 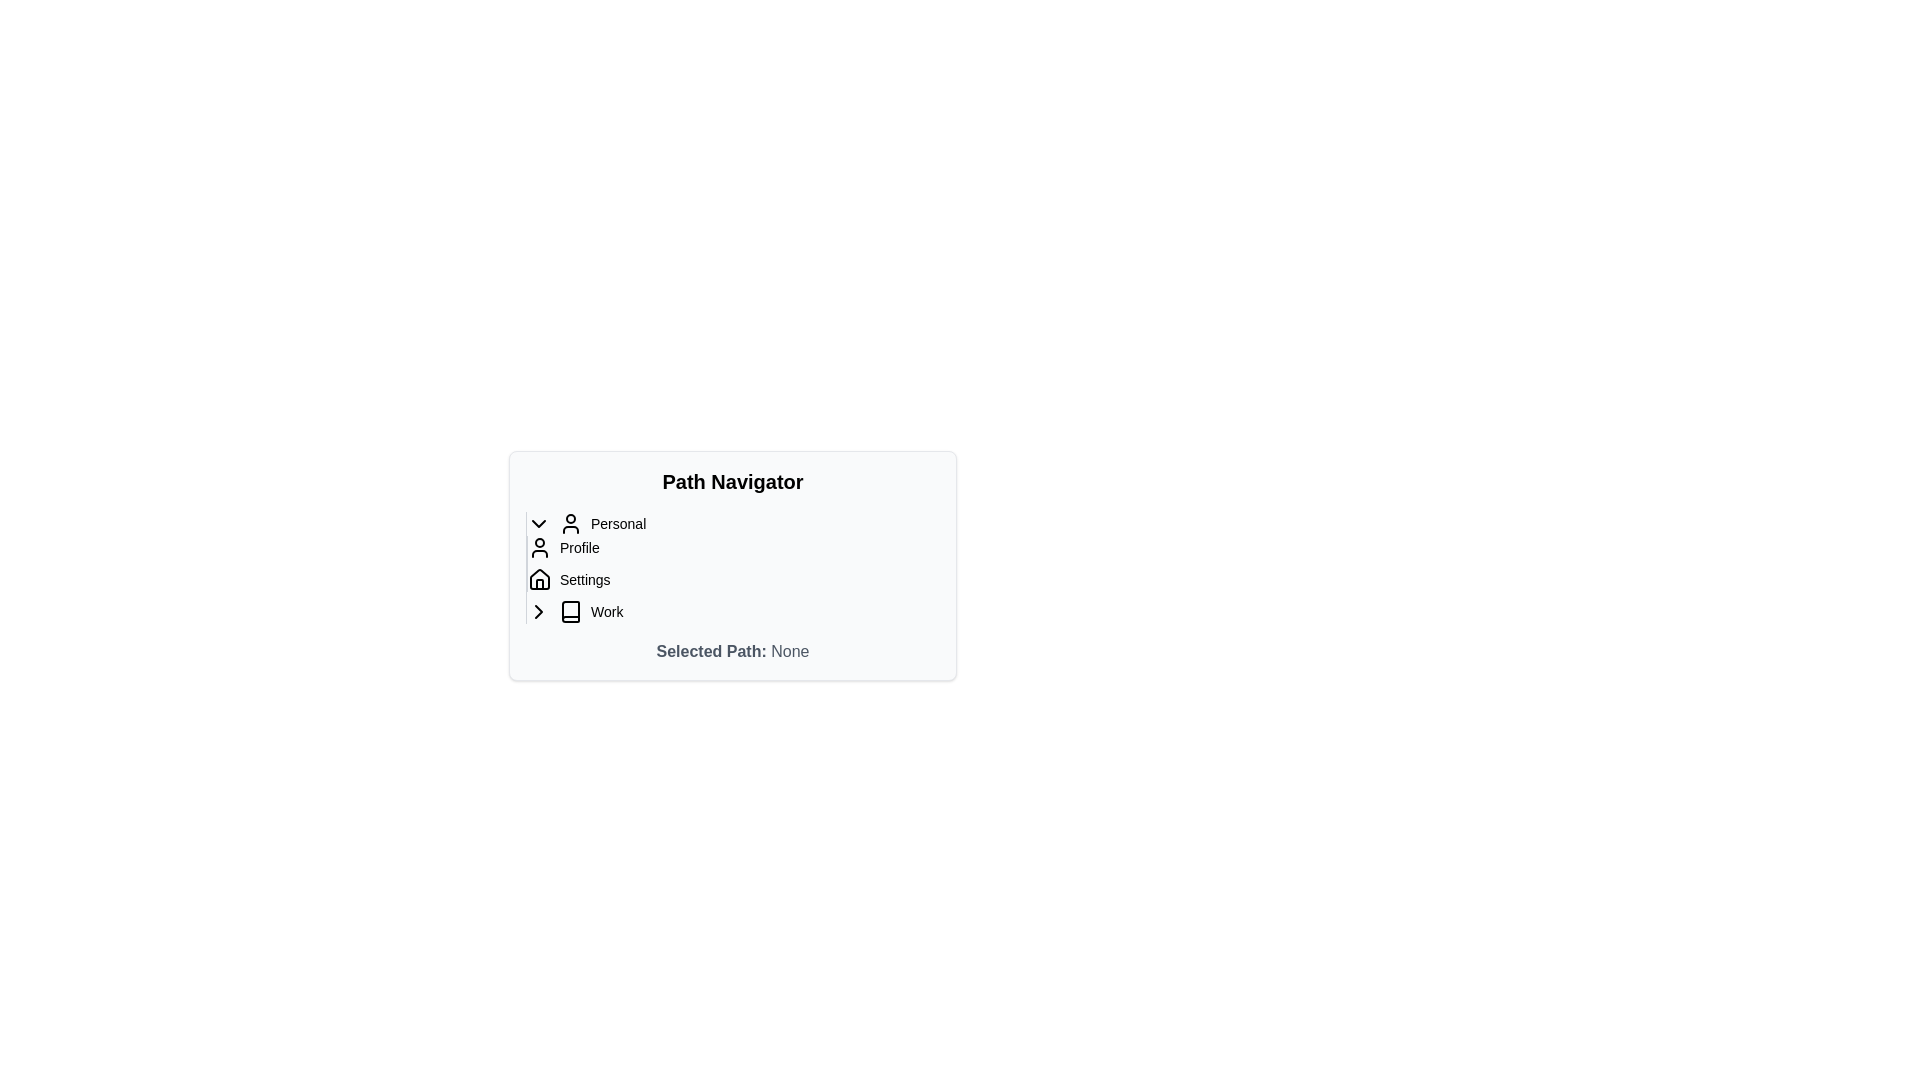 What do you see at coordinates (590, 611) in the screenshot?
I see `the navigational menu item labeled 'Work'` at bounding box center [590, 611].